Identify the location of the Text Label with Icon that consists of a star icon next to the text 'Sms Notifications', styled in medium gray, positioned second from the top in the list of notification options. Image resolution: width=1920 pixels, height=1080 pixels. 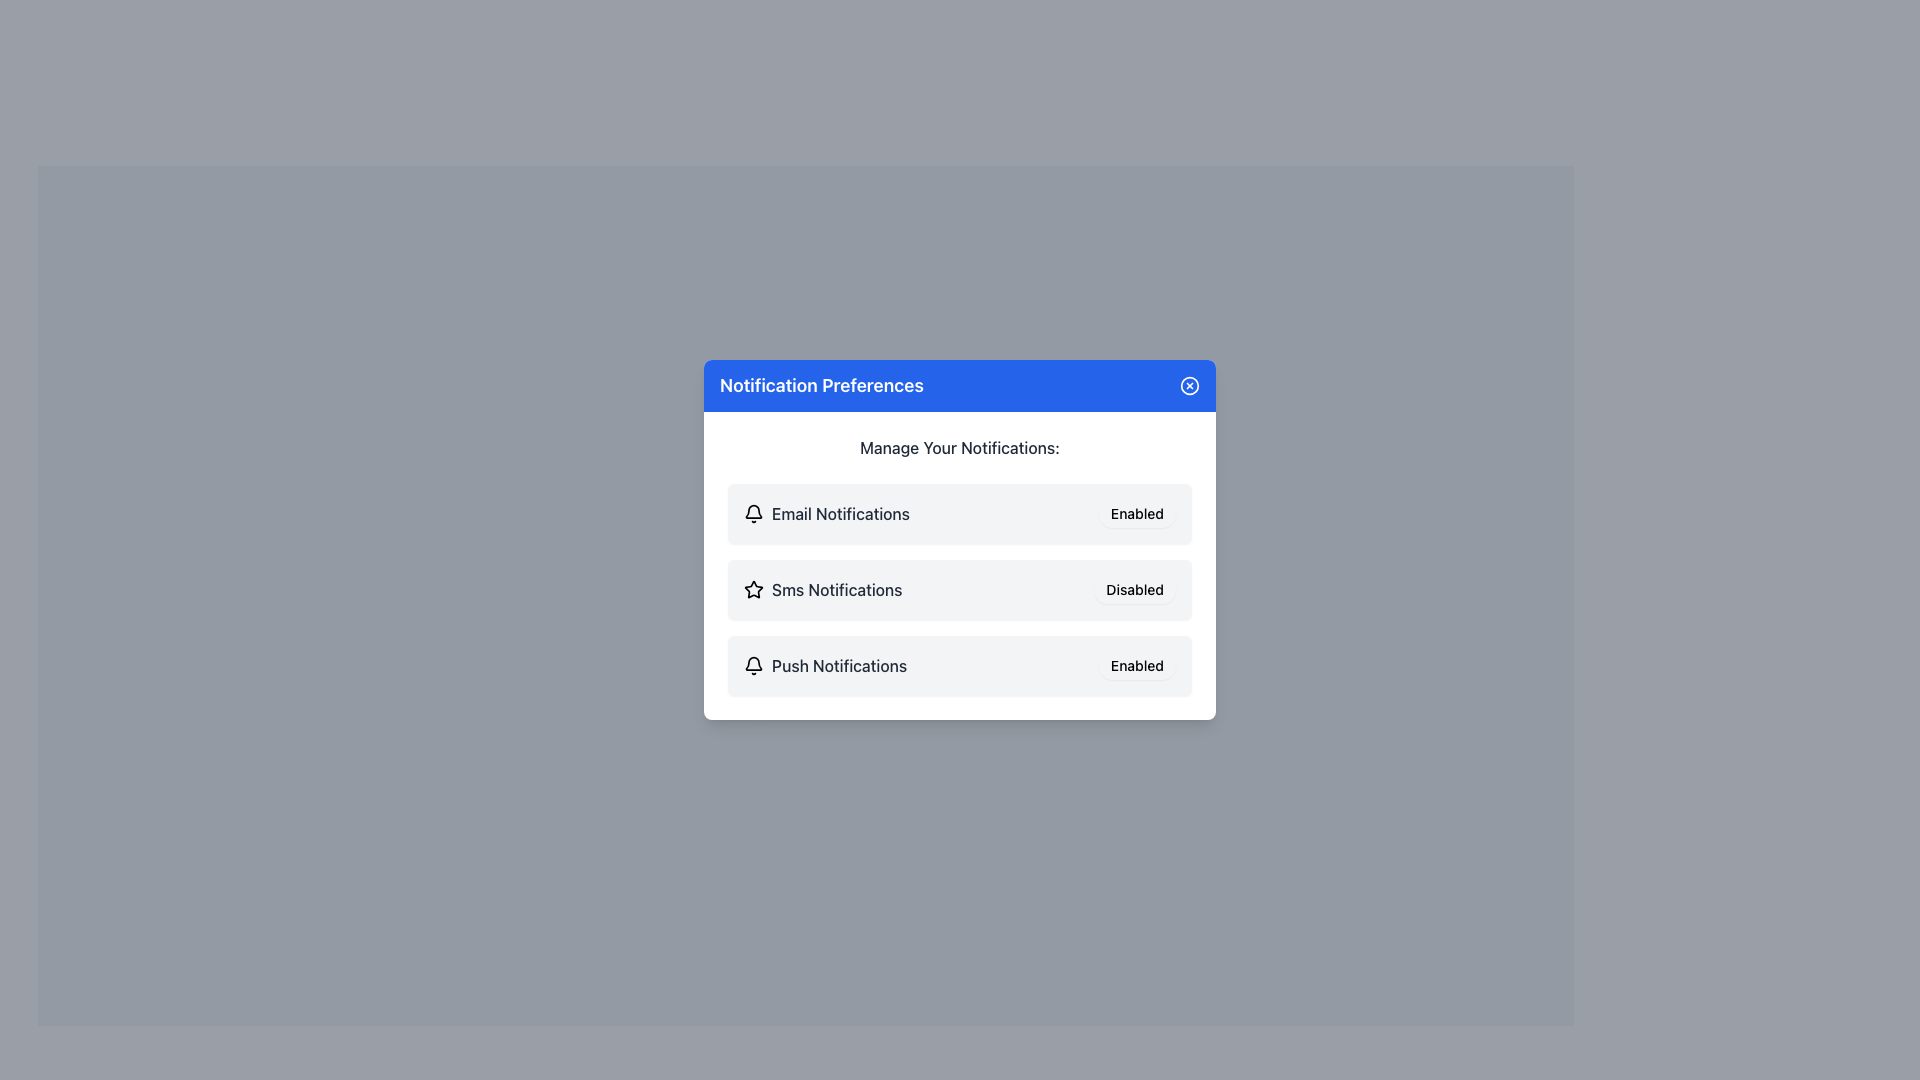
(823, 589).